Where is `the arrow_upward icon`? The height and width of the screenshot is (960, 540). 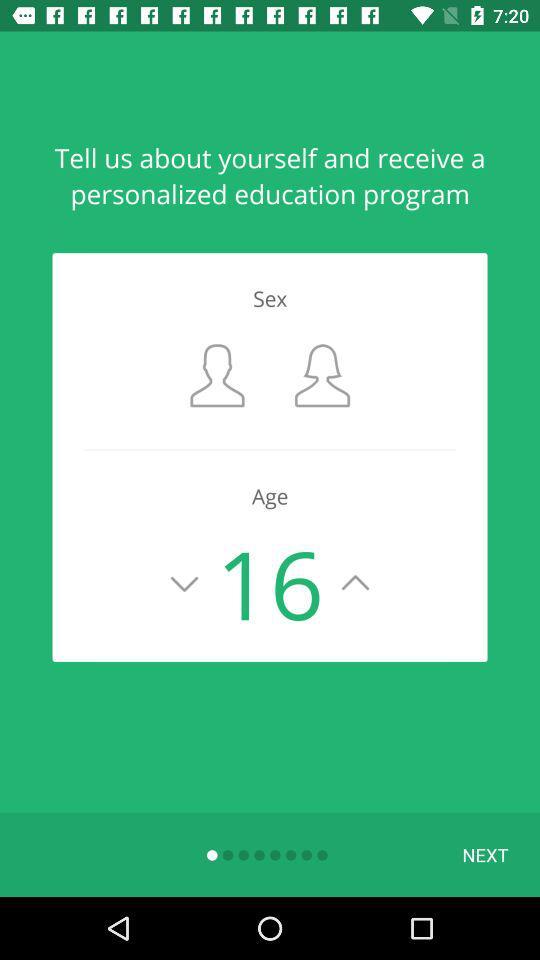
the arrow_upward icon is located at coordinates (354, 583).